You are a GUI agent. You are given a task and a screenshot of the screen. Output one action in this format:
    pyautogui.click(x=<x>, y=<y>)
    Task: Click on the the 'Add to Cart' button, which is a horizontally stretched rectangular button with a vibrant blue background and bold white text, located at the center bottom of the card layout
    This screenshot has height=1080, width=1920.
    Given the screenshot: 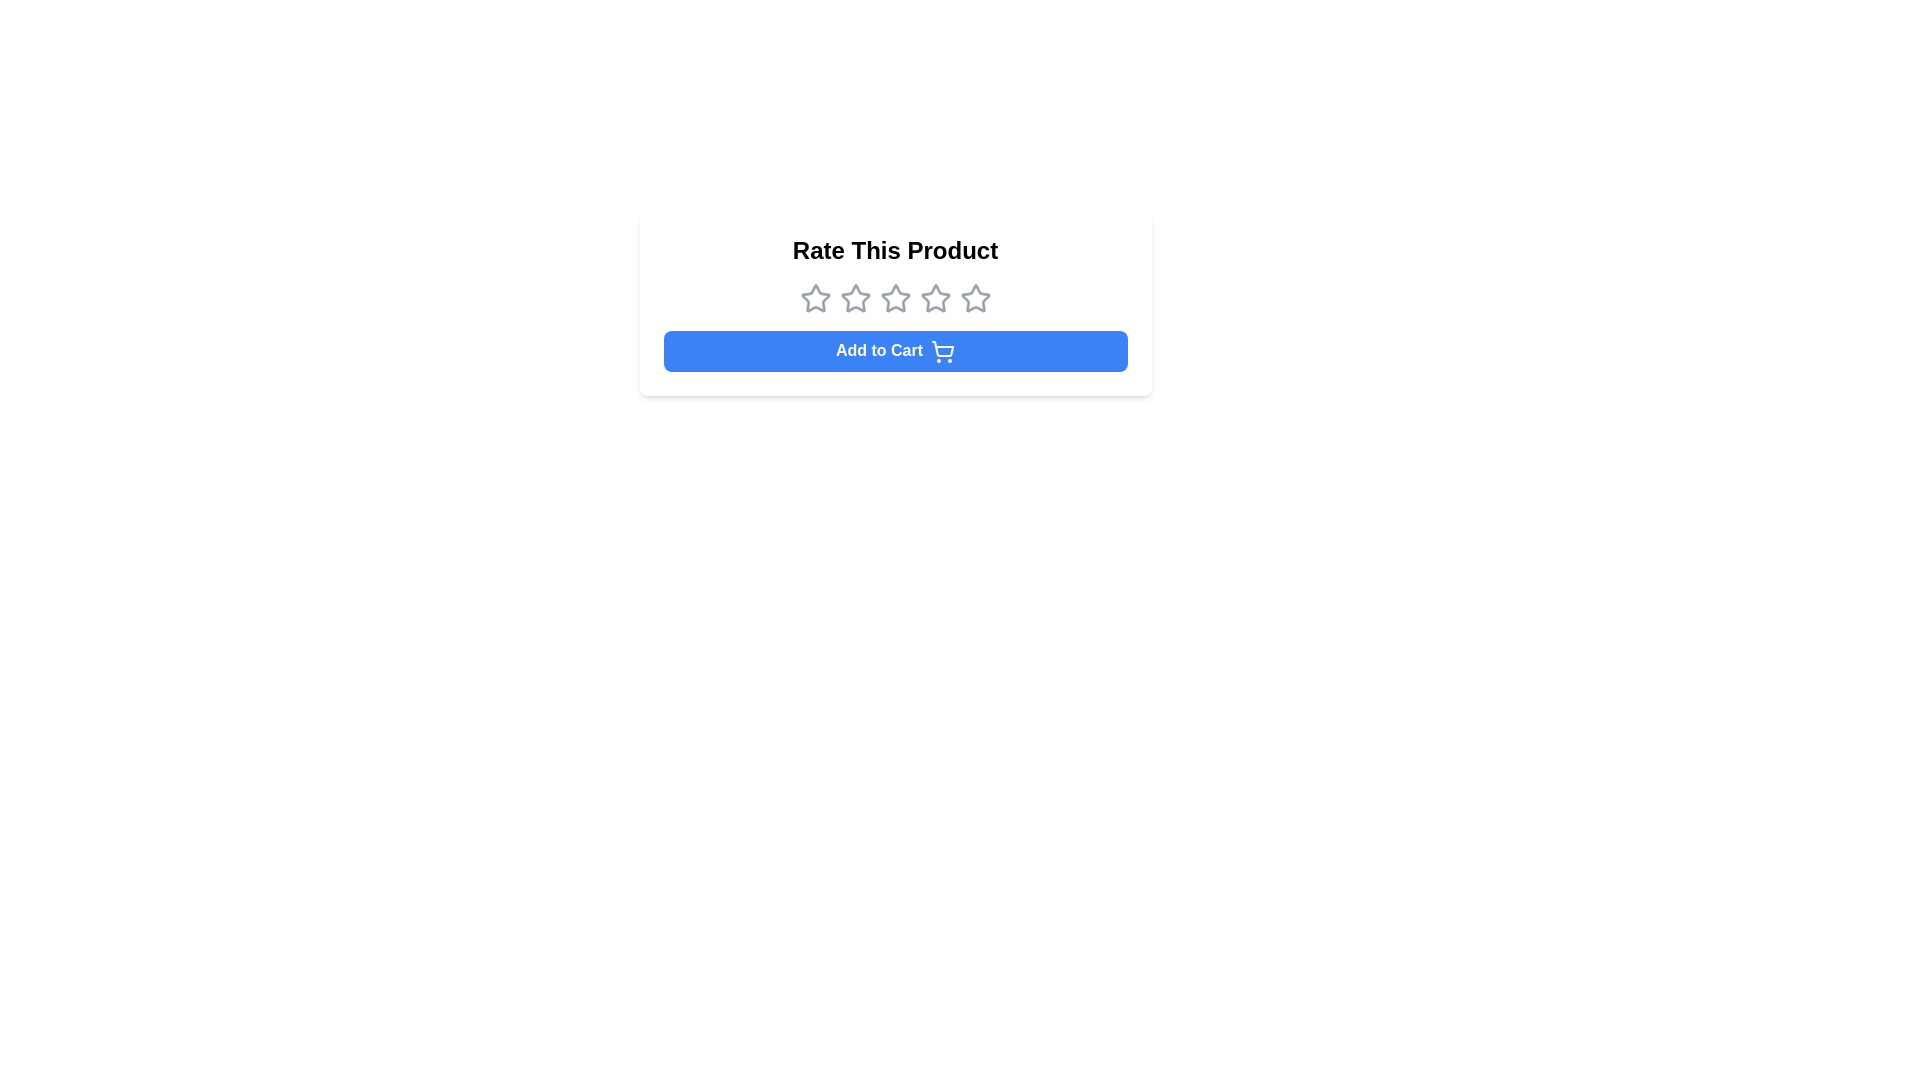 What is the action you would take?
    pyautogui.click(x=894, y=350)
    